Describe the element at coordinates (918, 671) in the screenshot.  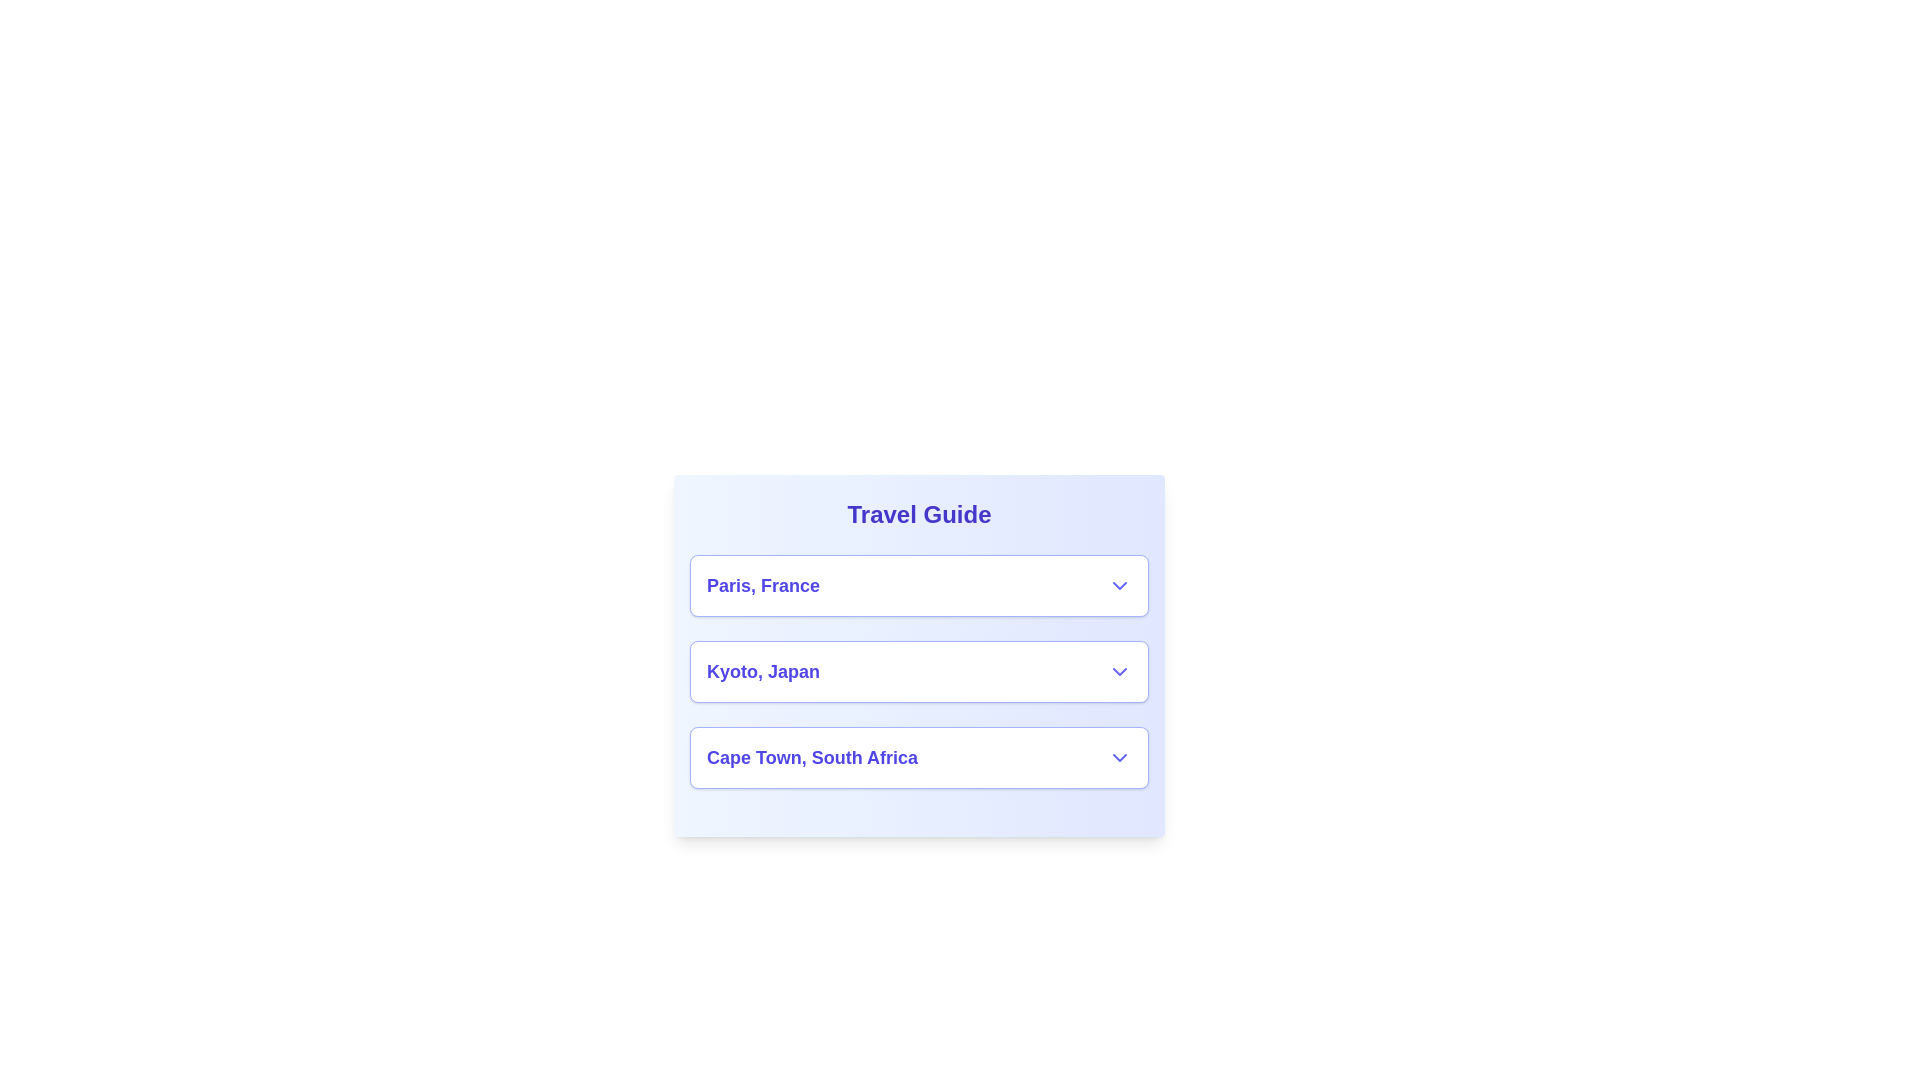
I see `the second item in the dropdown menu that represents 'Kyoto, Japan'` at that location.